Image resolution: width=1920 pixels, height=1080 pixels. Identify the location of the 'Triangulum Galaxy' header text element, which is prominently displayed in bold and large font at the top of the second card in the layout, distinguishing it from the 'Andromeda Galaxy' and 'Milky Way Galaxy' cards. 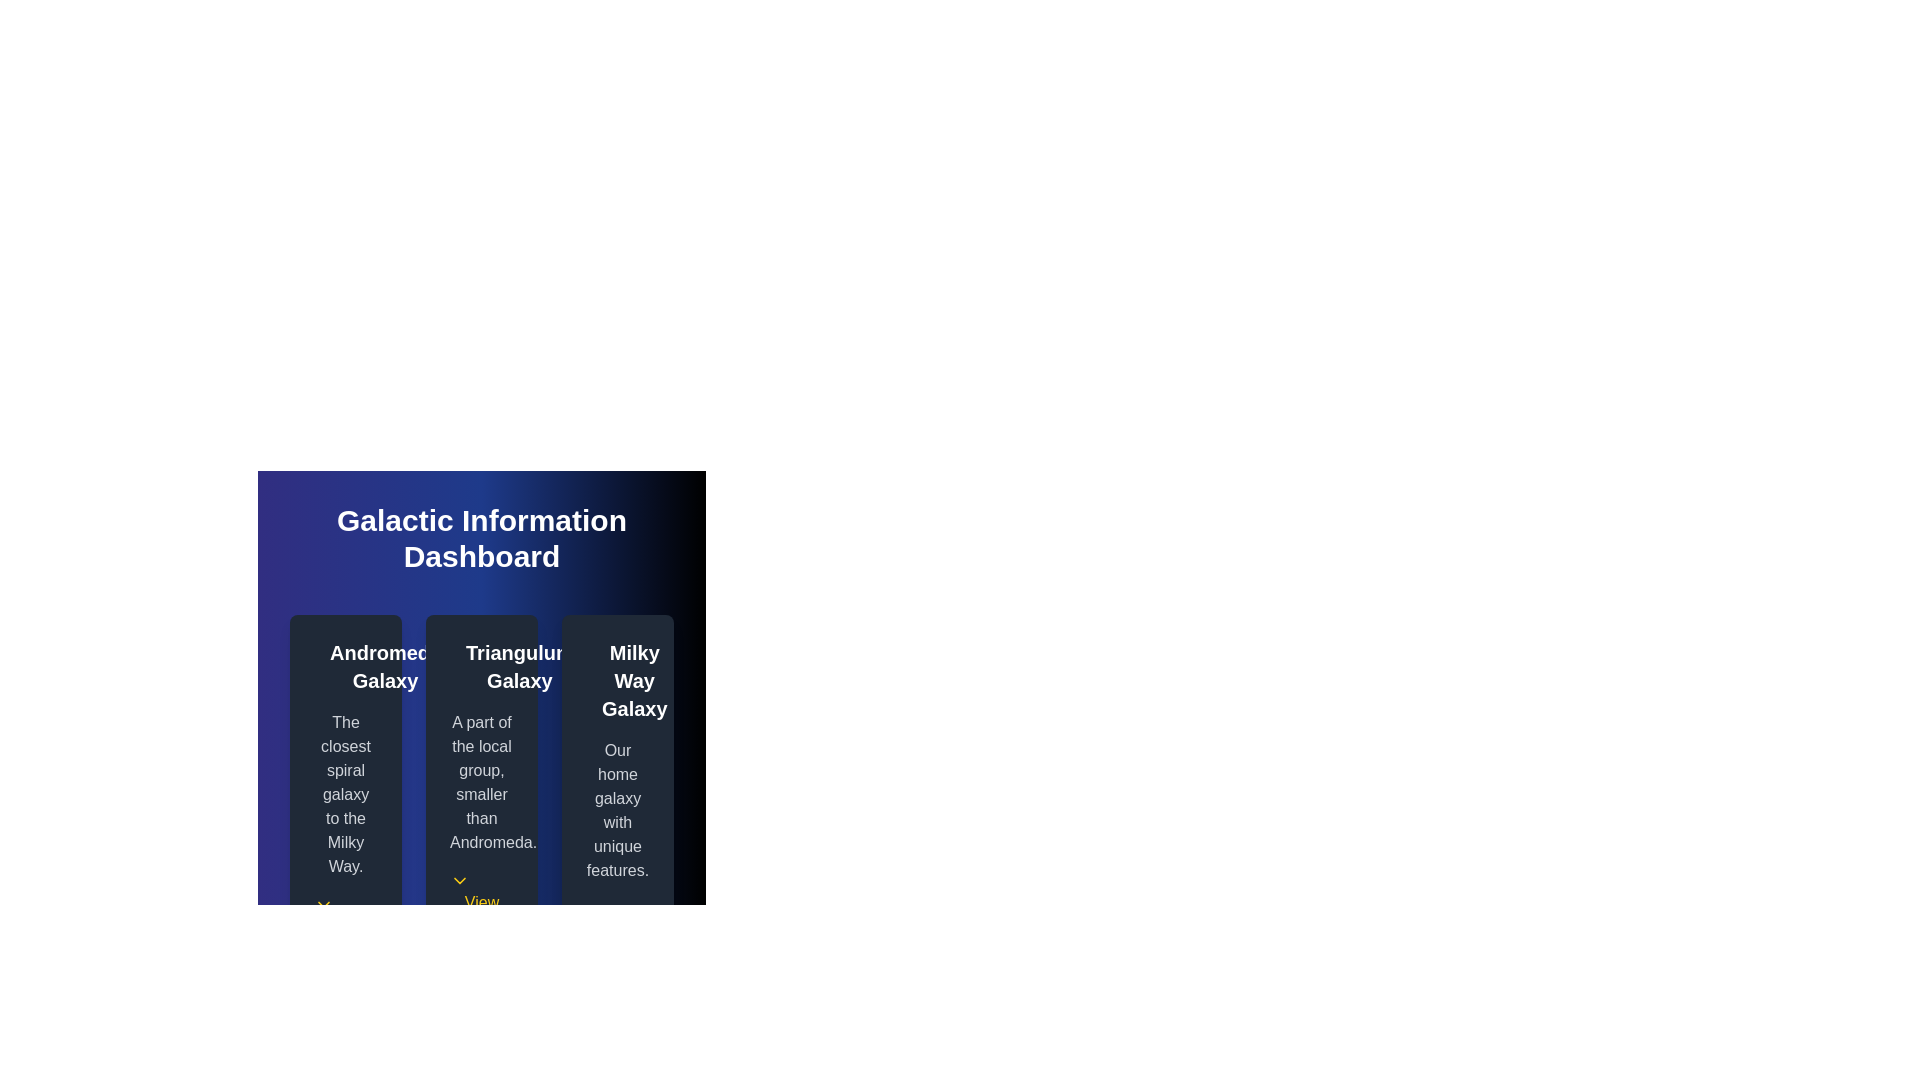
(481, 667).